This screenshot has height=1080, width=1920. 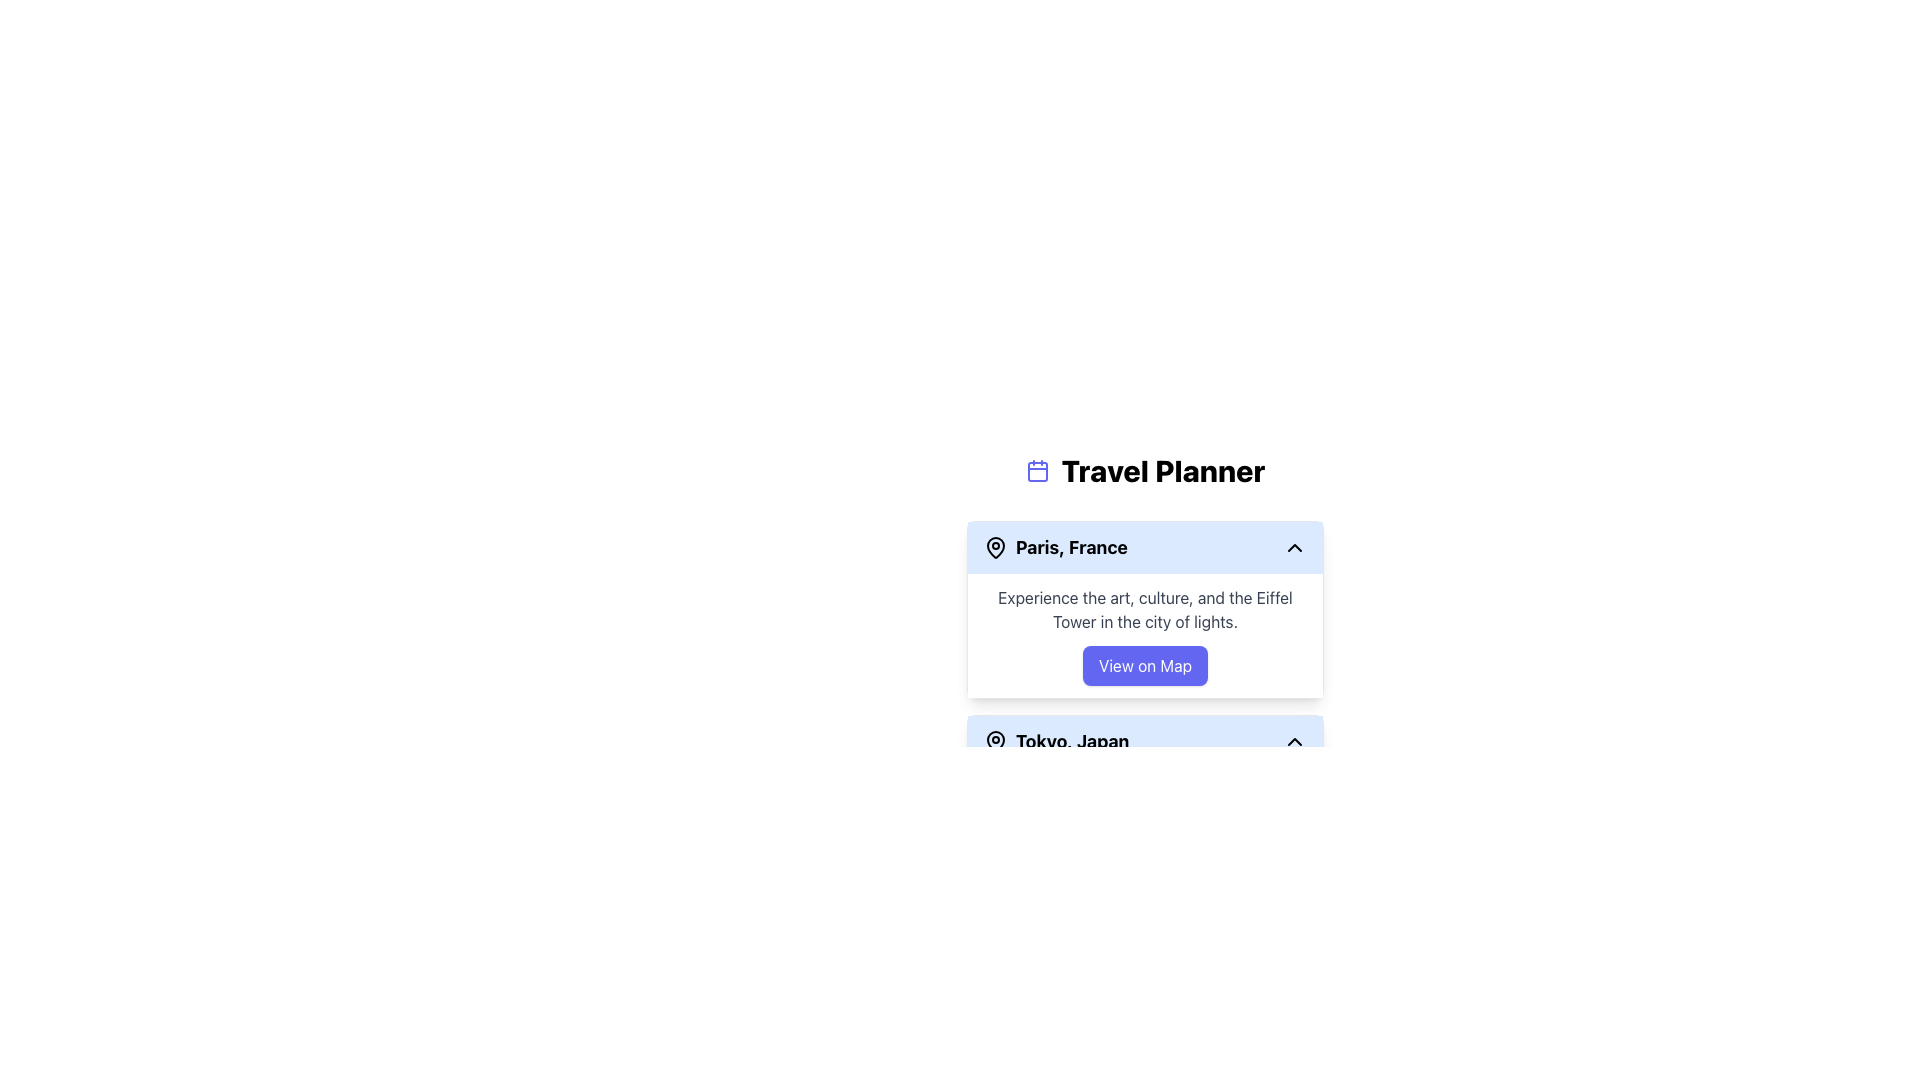 What do you see at coordinates (1055, 741) in the screenshot?
I see `the Label displaying 'Tokyo, Japan' which features an icon resembling a pin or map marker on its left side` at bounding box center [1055, 741].